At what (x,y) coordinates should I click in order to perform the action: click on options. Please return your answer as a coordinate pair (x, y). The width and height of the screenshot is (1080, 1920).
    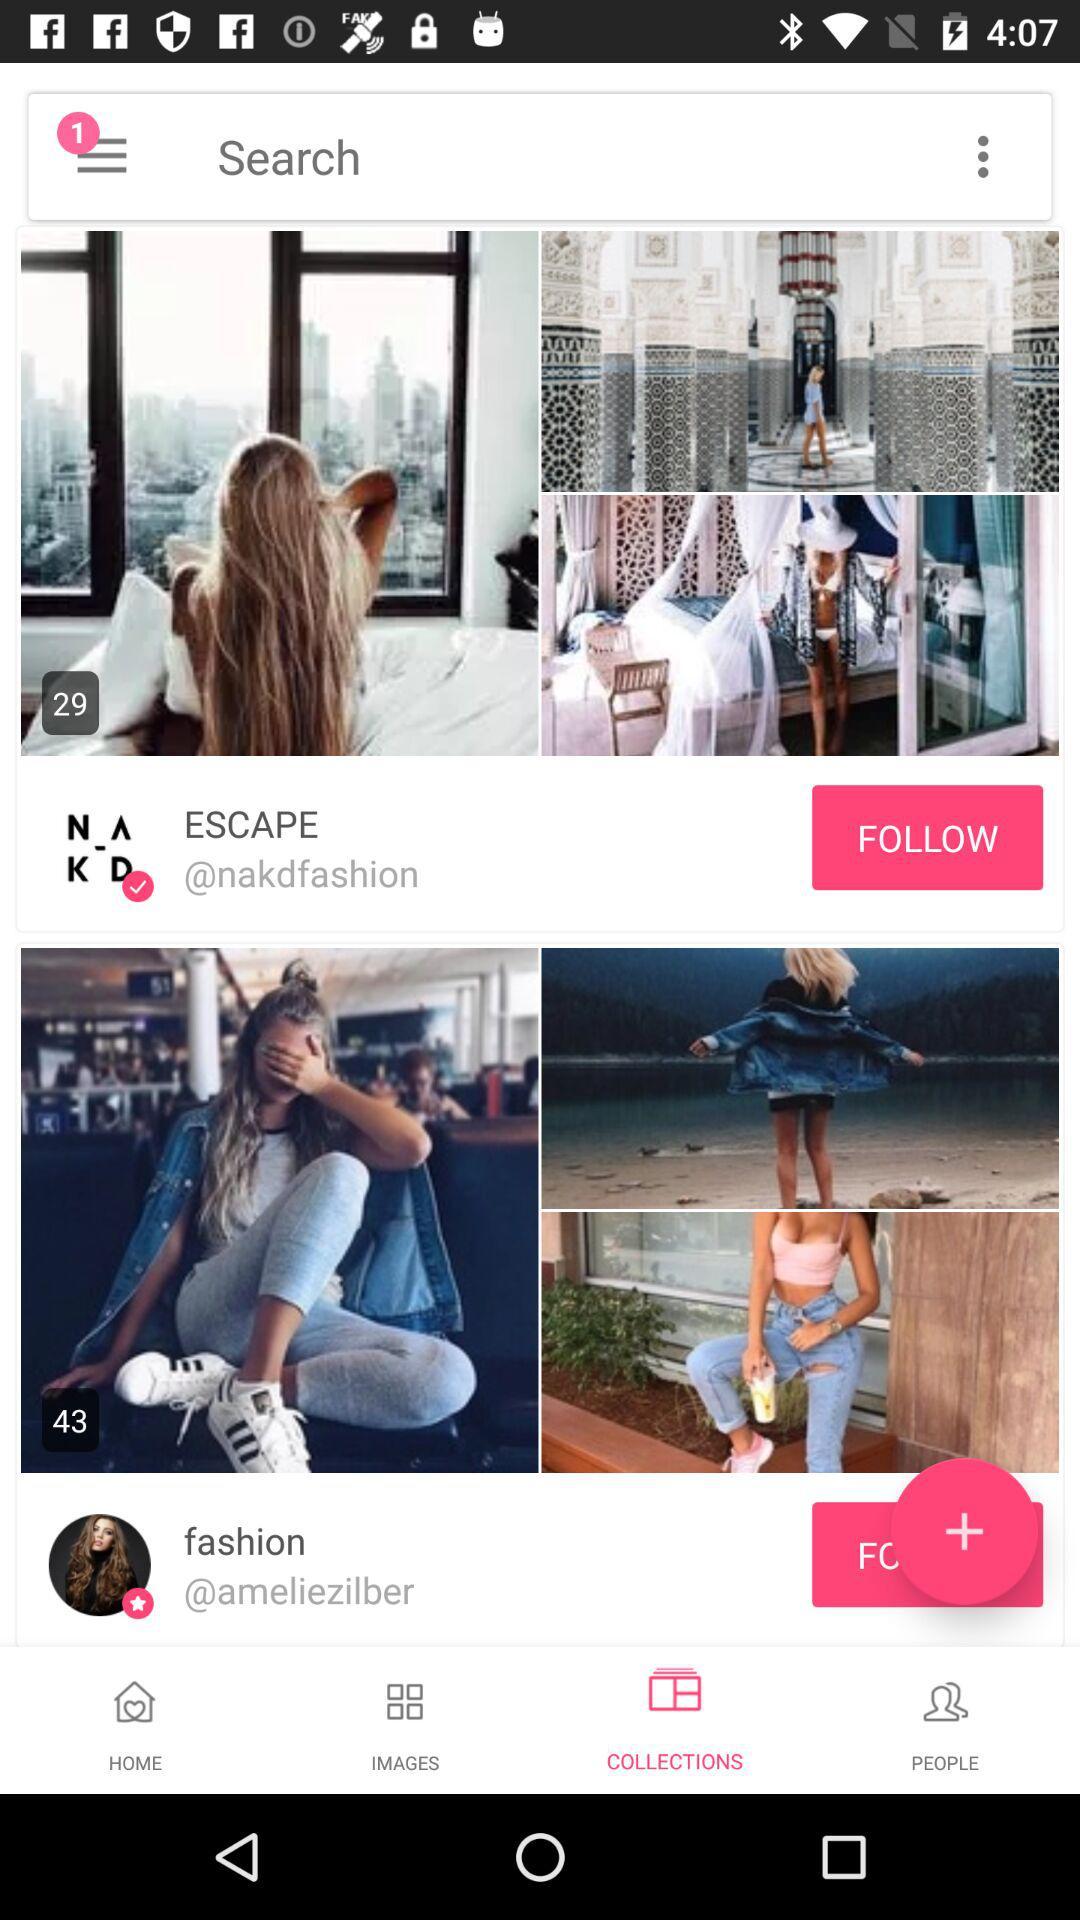
    Looking at the image, I should click on (982, 155).